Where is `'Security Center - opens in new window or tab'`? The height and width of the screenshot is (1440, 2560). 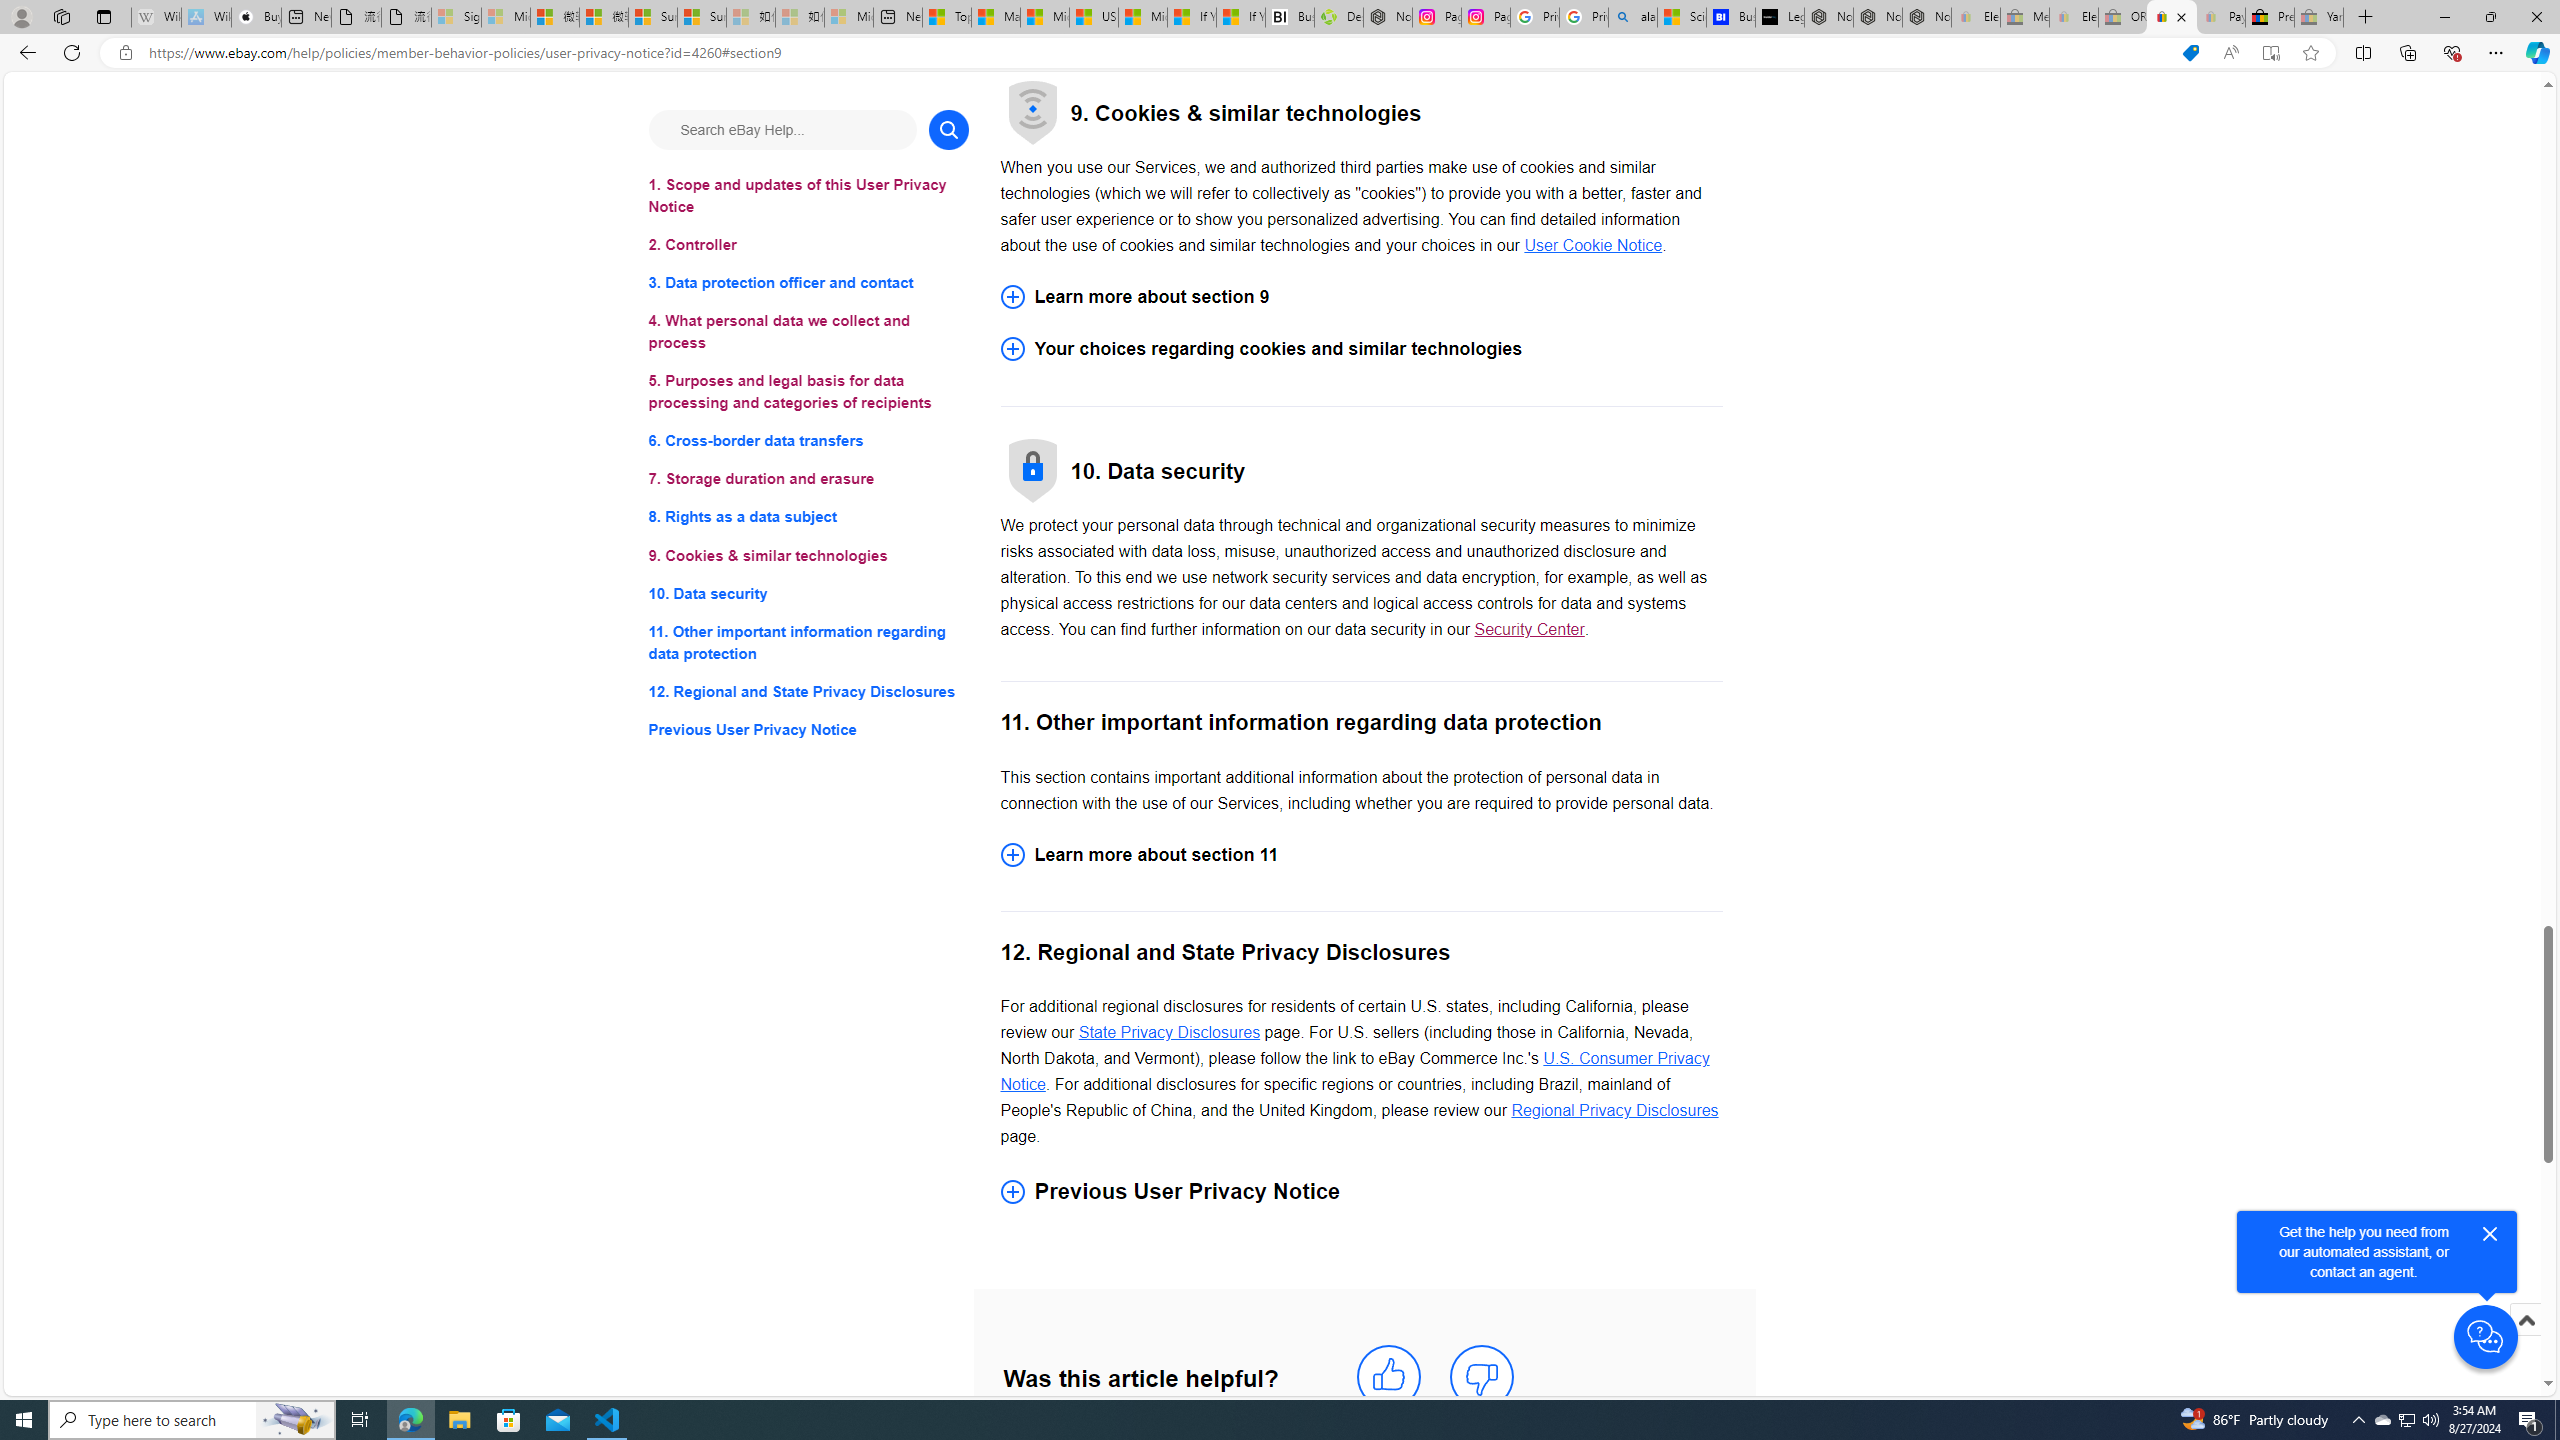
'Security Center - opens in new window or tab' is located at coordinates (1528, 629).